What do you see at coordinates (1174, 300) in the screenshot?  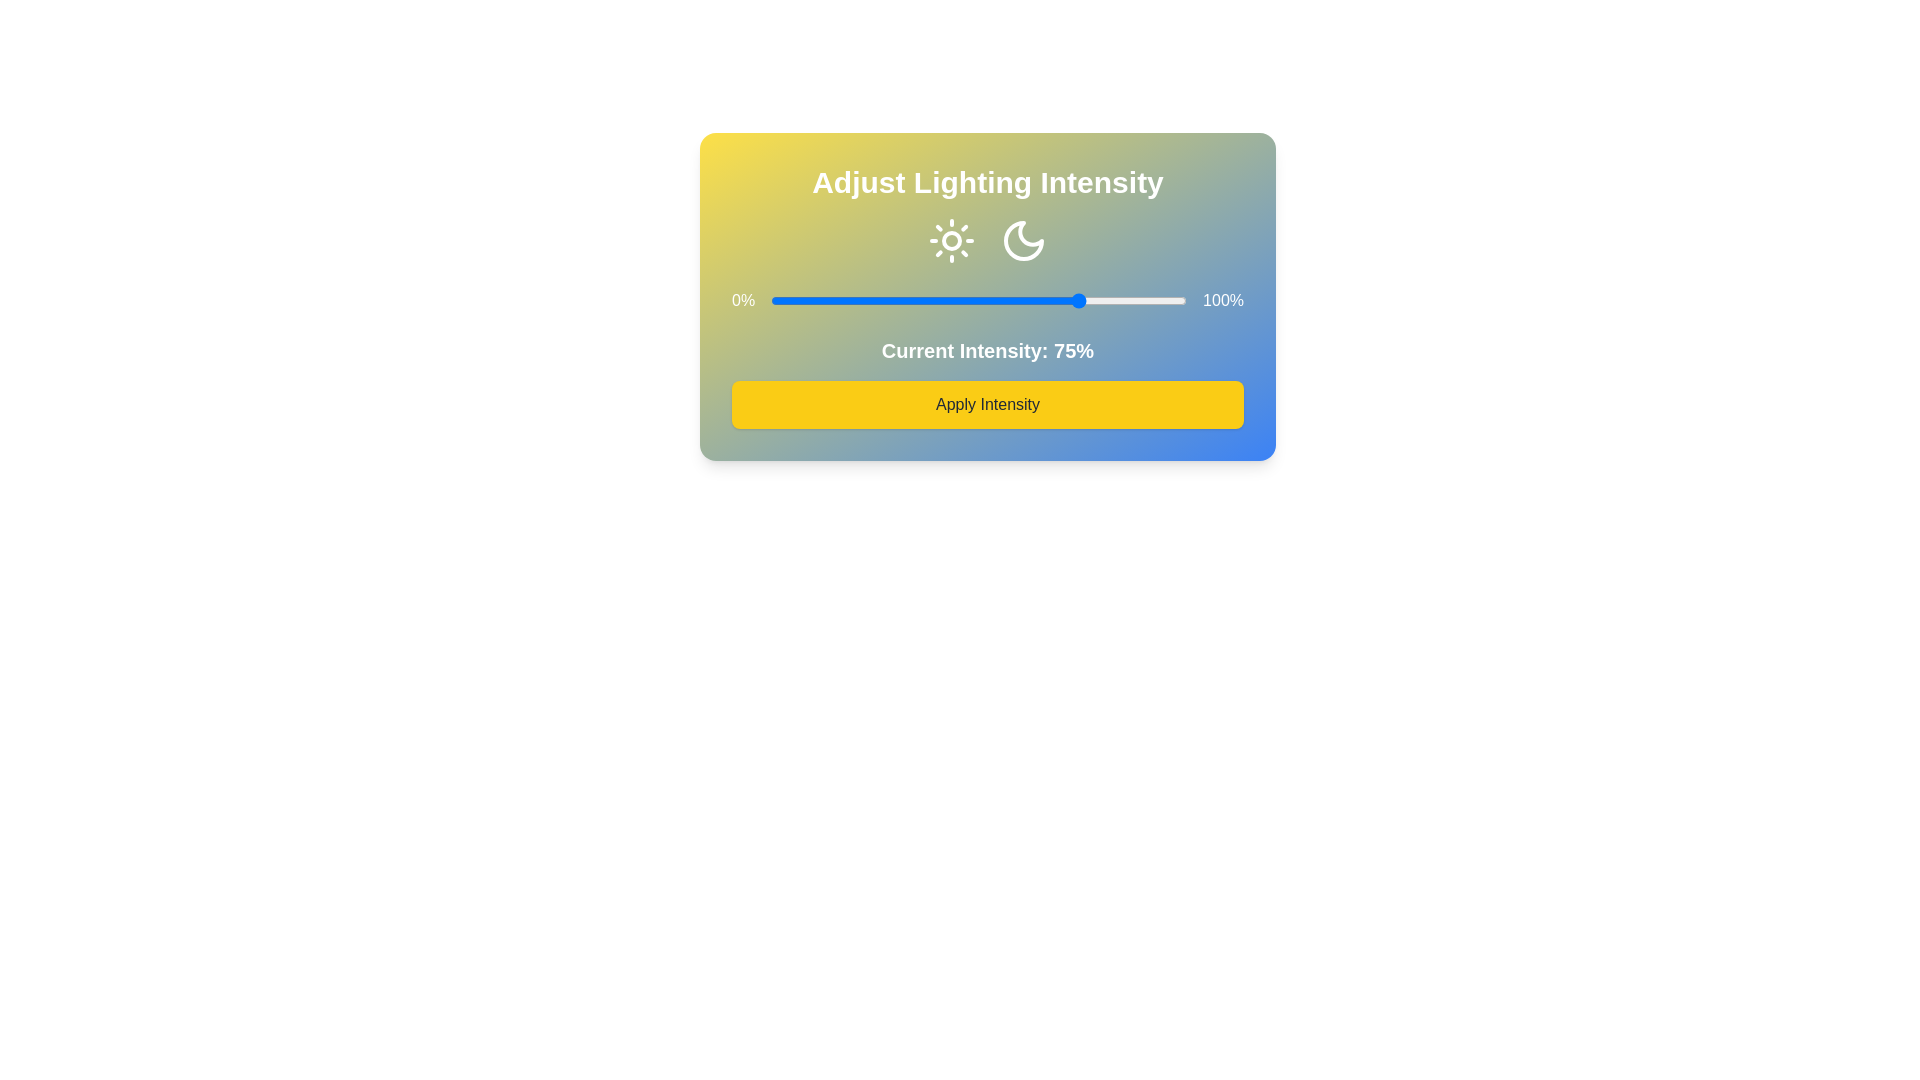 I see `the light intensity to 97% by moving the slider` at bounding box center [1174, 300].